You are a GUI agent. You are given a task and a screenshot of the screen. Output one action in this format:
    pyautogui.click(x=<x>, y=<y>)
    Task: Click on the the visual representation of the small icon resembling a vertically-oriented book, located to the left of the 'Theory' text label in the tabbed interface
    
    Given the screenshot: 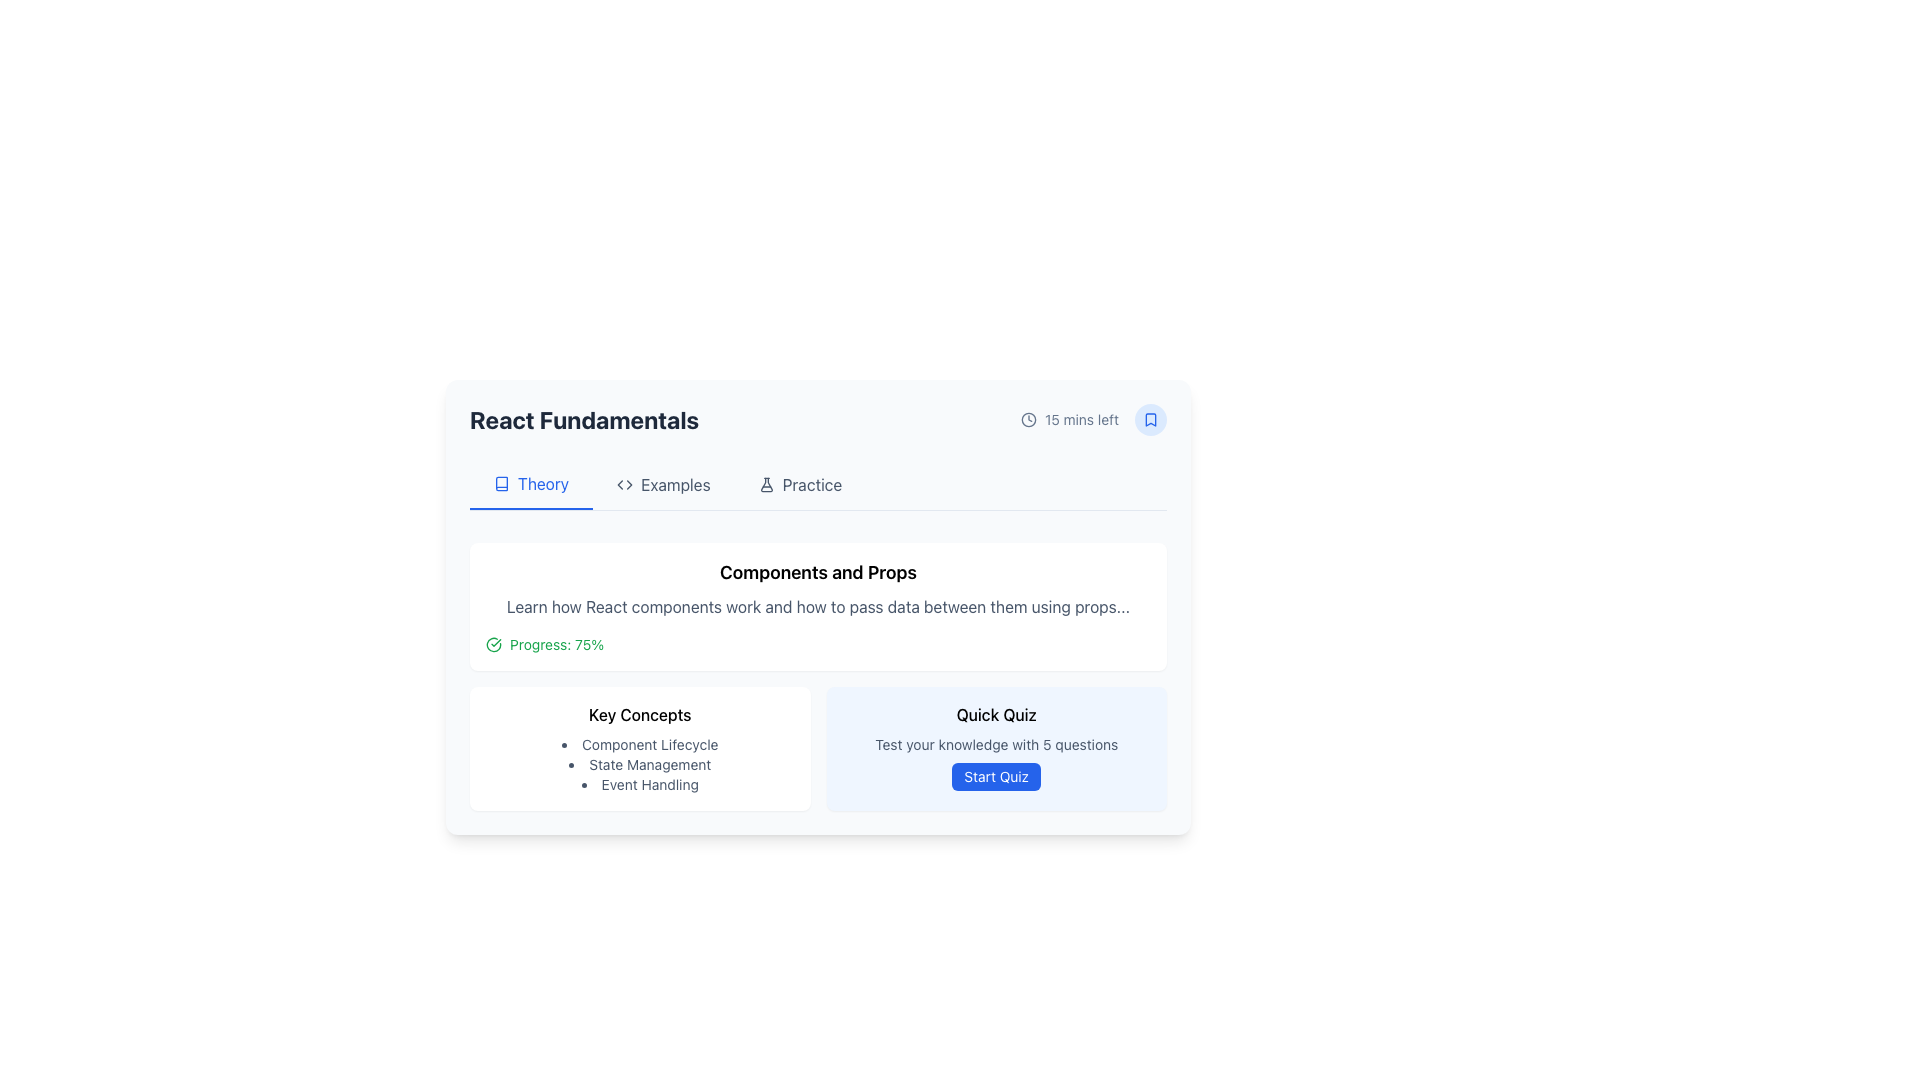 What is the action you would take?
    pyautogui.click(x=502, y=483)
    